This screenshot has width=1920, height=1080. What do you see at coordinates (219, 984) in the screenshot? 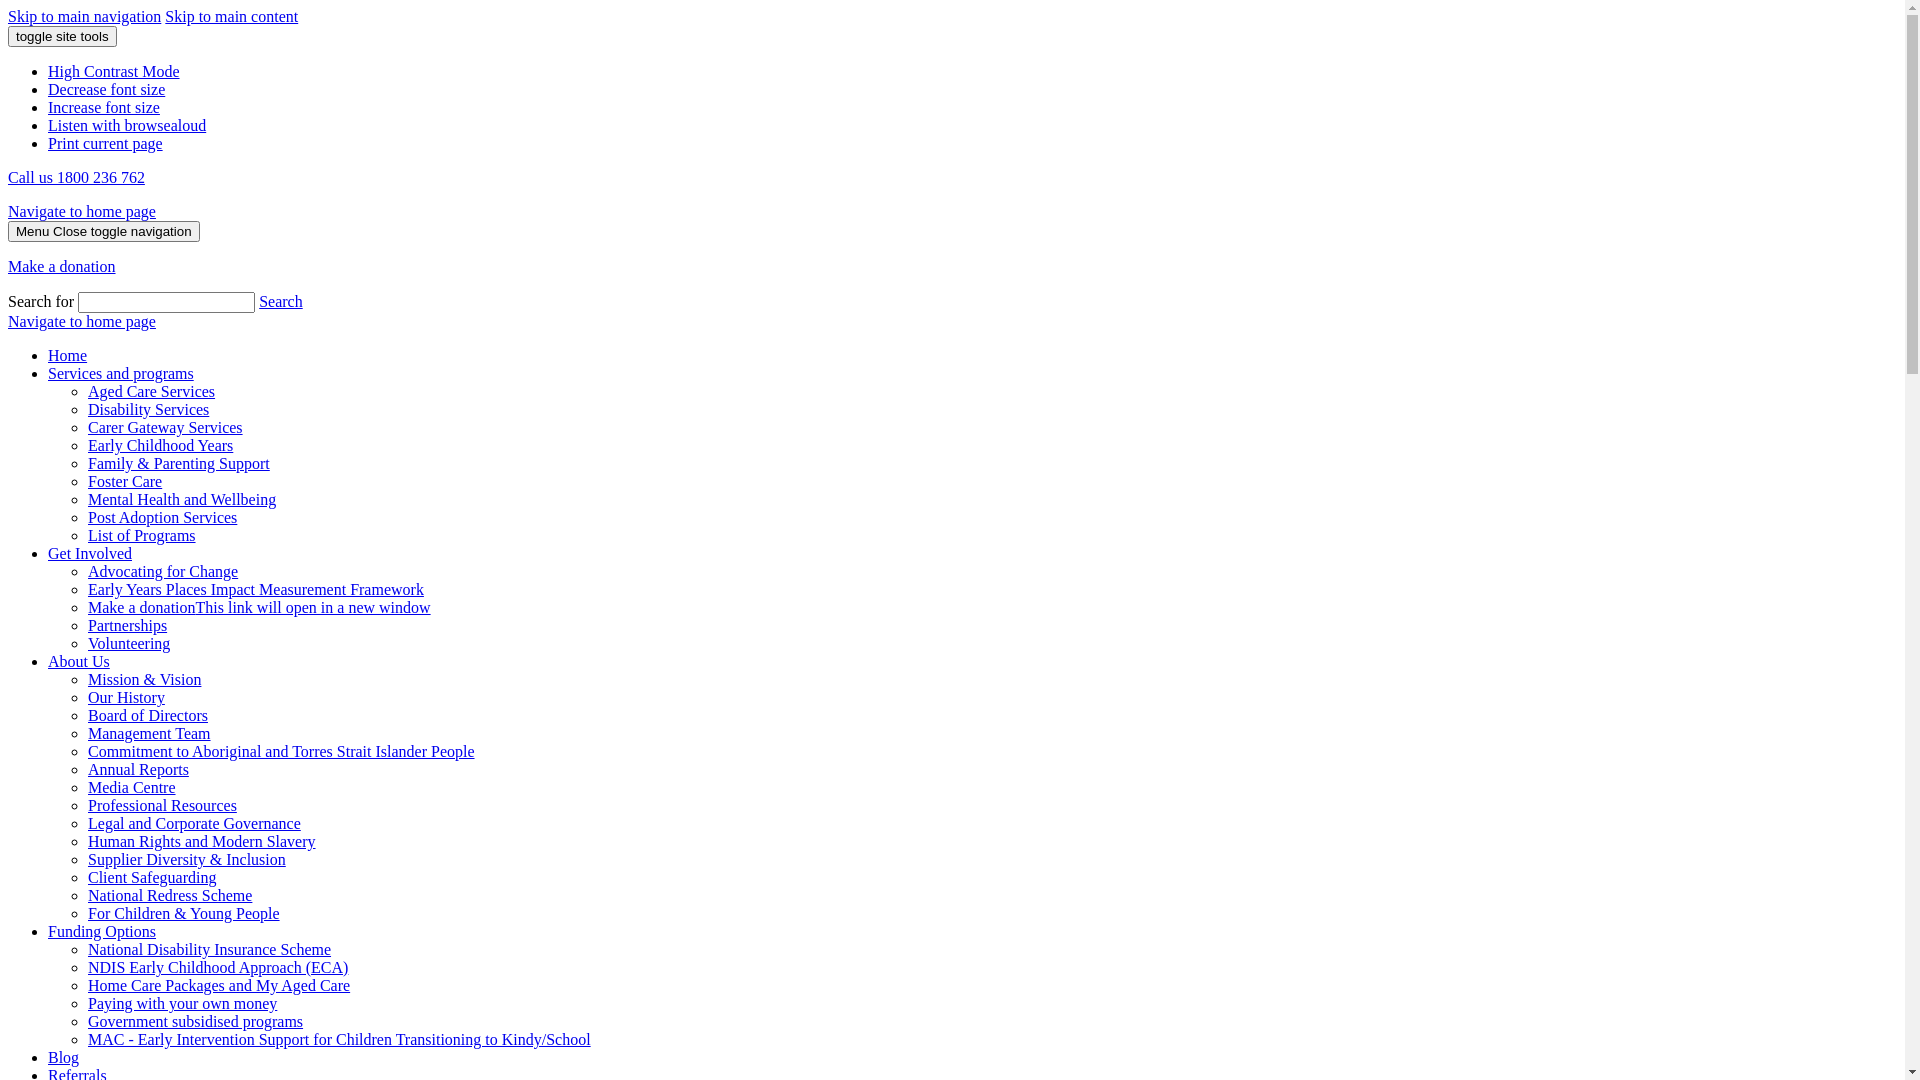
I see `'Home Care Packages and My Aged Care'` at bounding box center [219, 984].